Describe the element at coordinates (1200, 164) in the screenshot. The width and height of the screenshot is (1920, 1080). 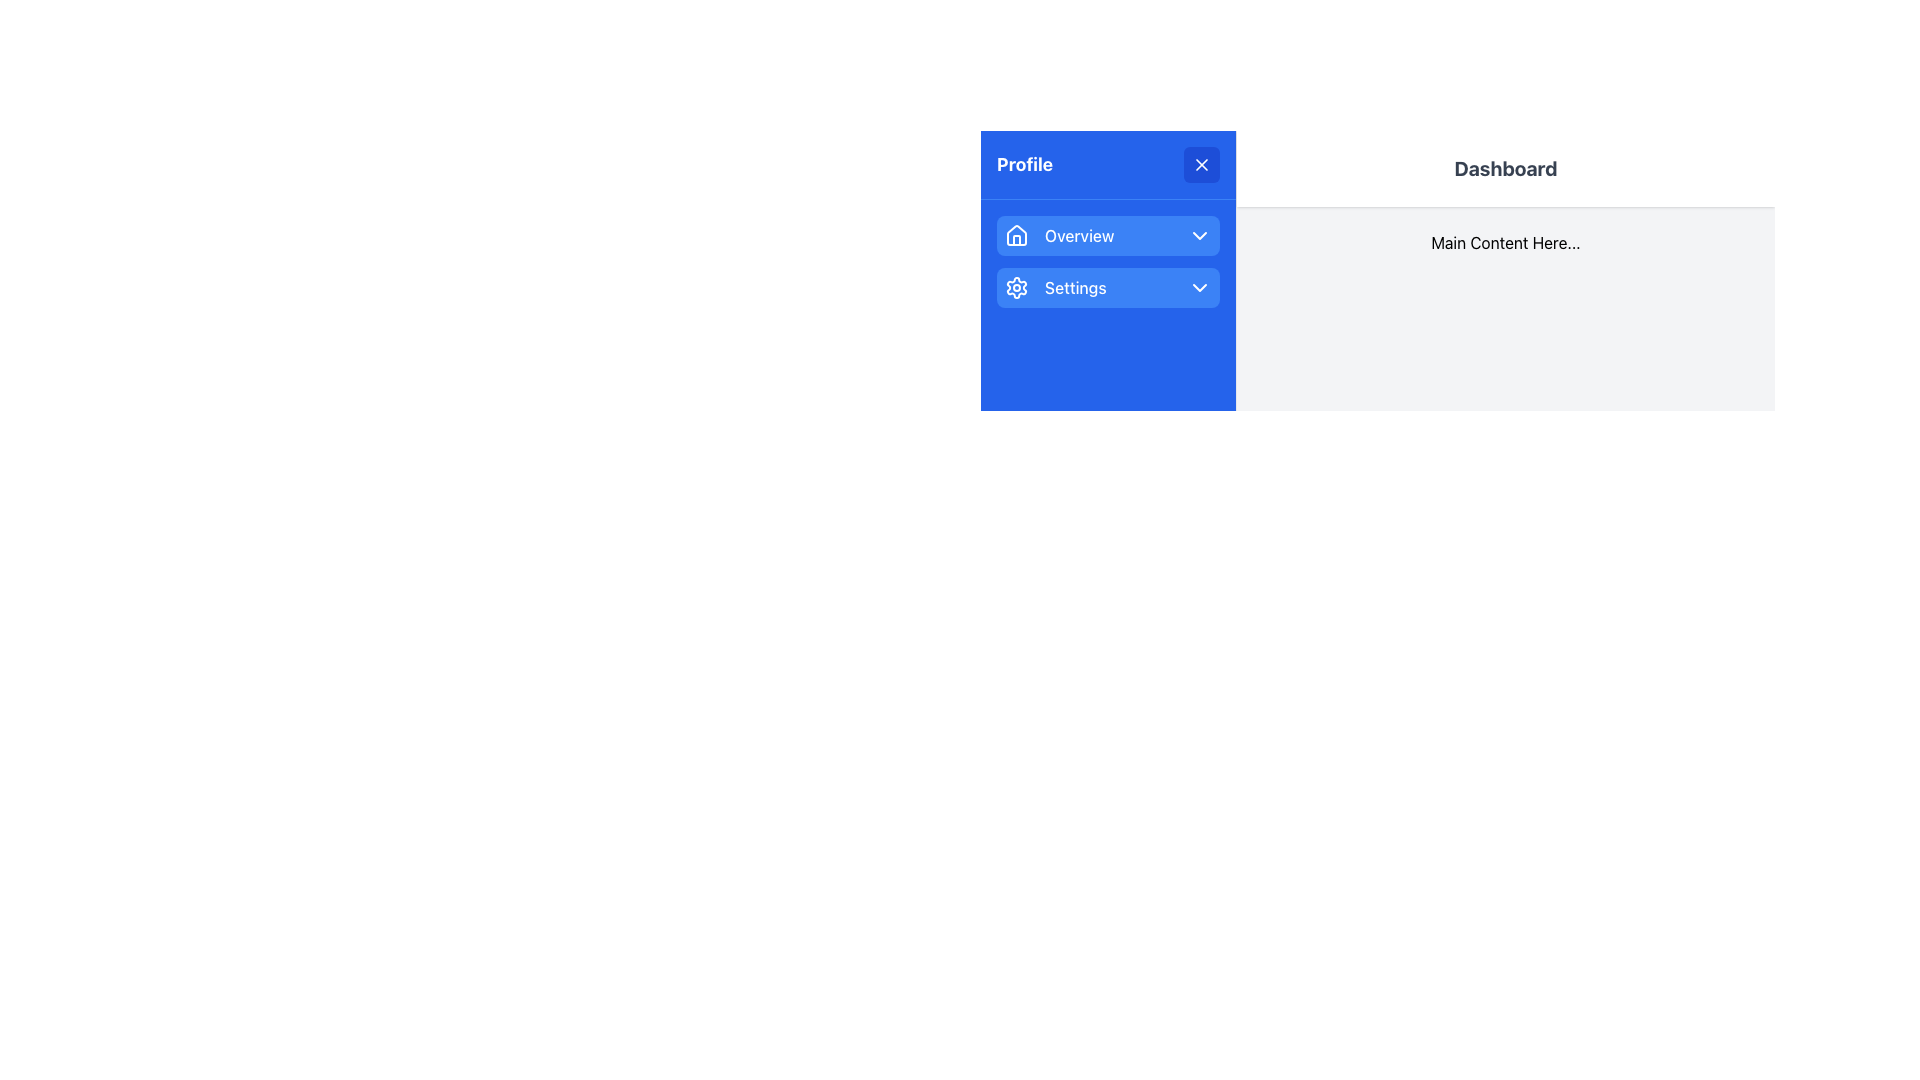
I see `the small circular blue button with a white 'X' symbol located in the top-right corner of the 'Profile' header section to trigger the hover effect` at that location.